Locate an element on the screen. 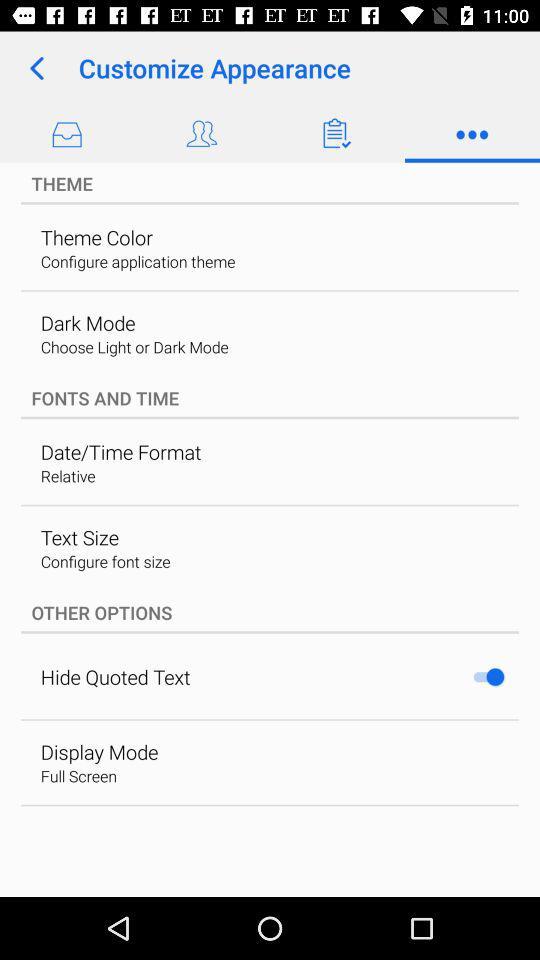  relative is located at coordinates (67, 476).